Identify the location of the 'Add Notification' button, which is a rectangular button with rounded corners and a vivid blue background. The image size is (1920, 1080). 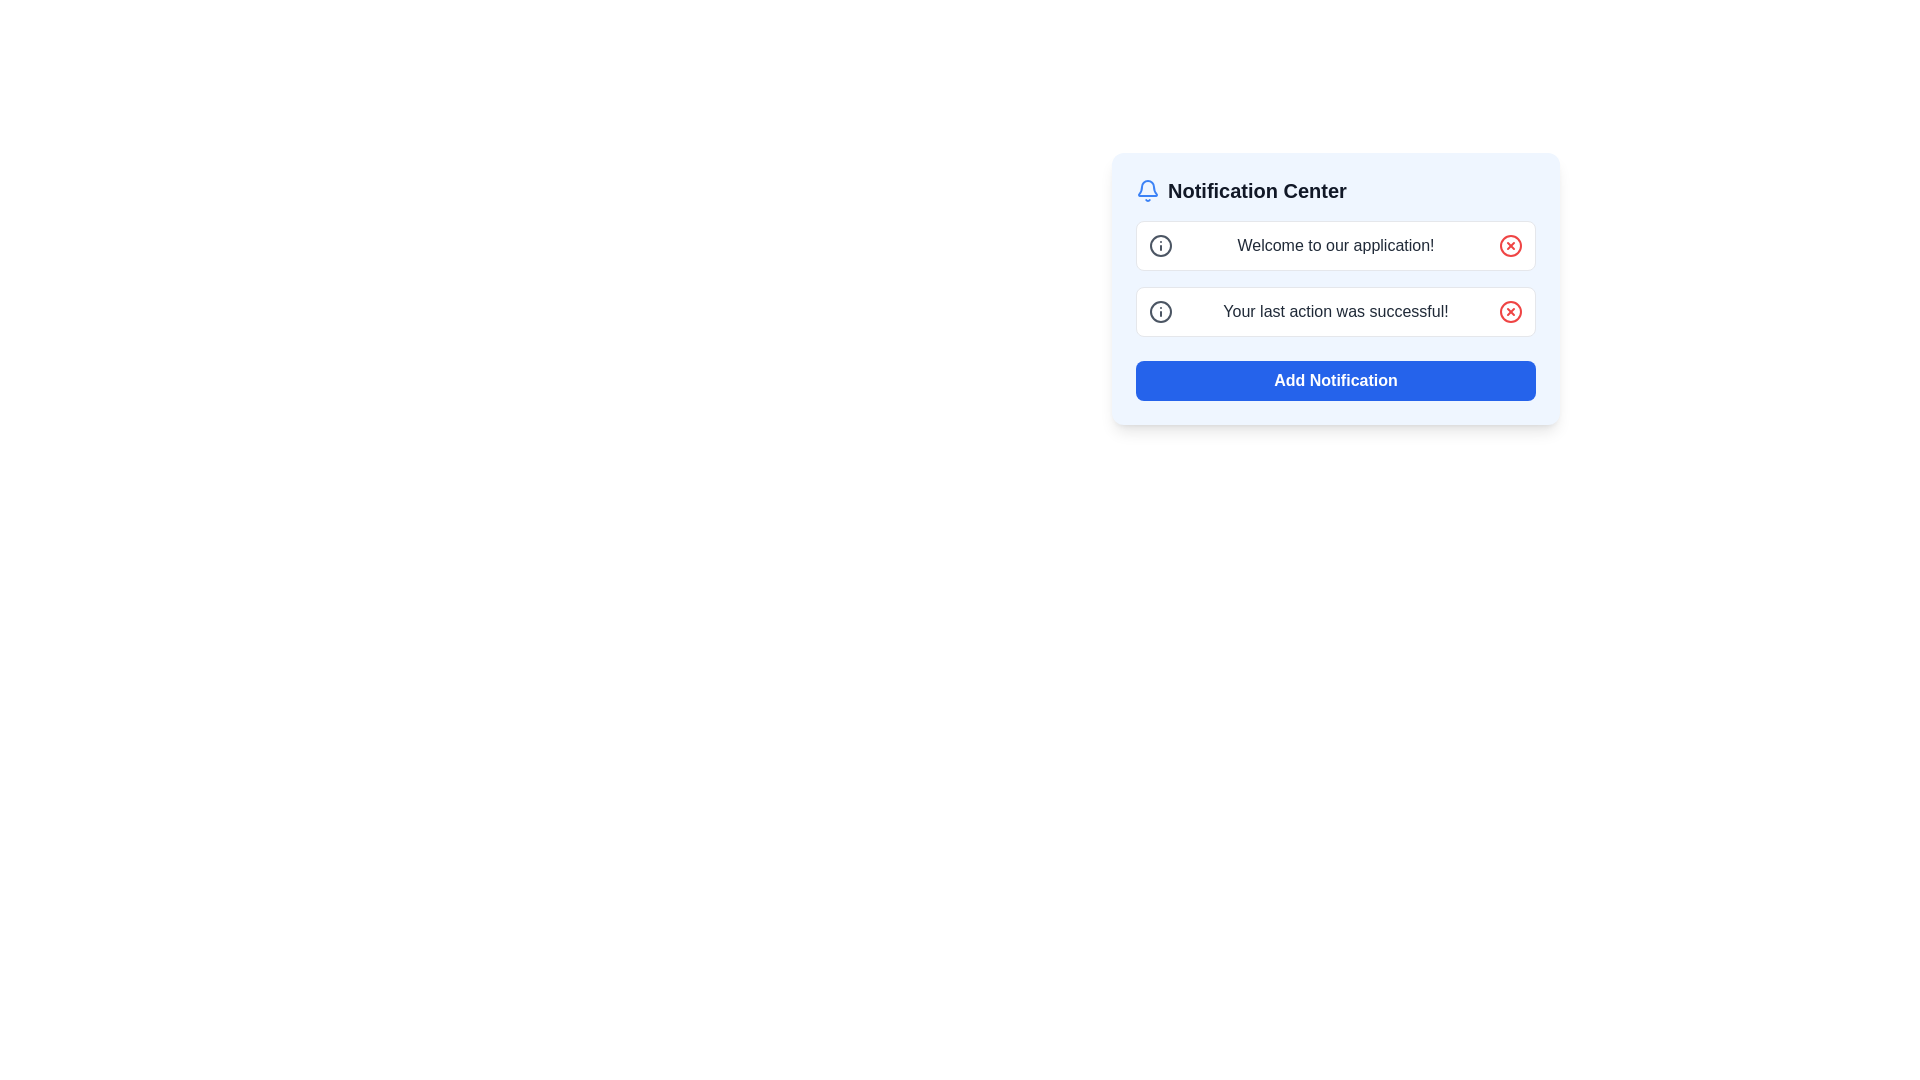
(1335, 381).